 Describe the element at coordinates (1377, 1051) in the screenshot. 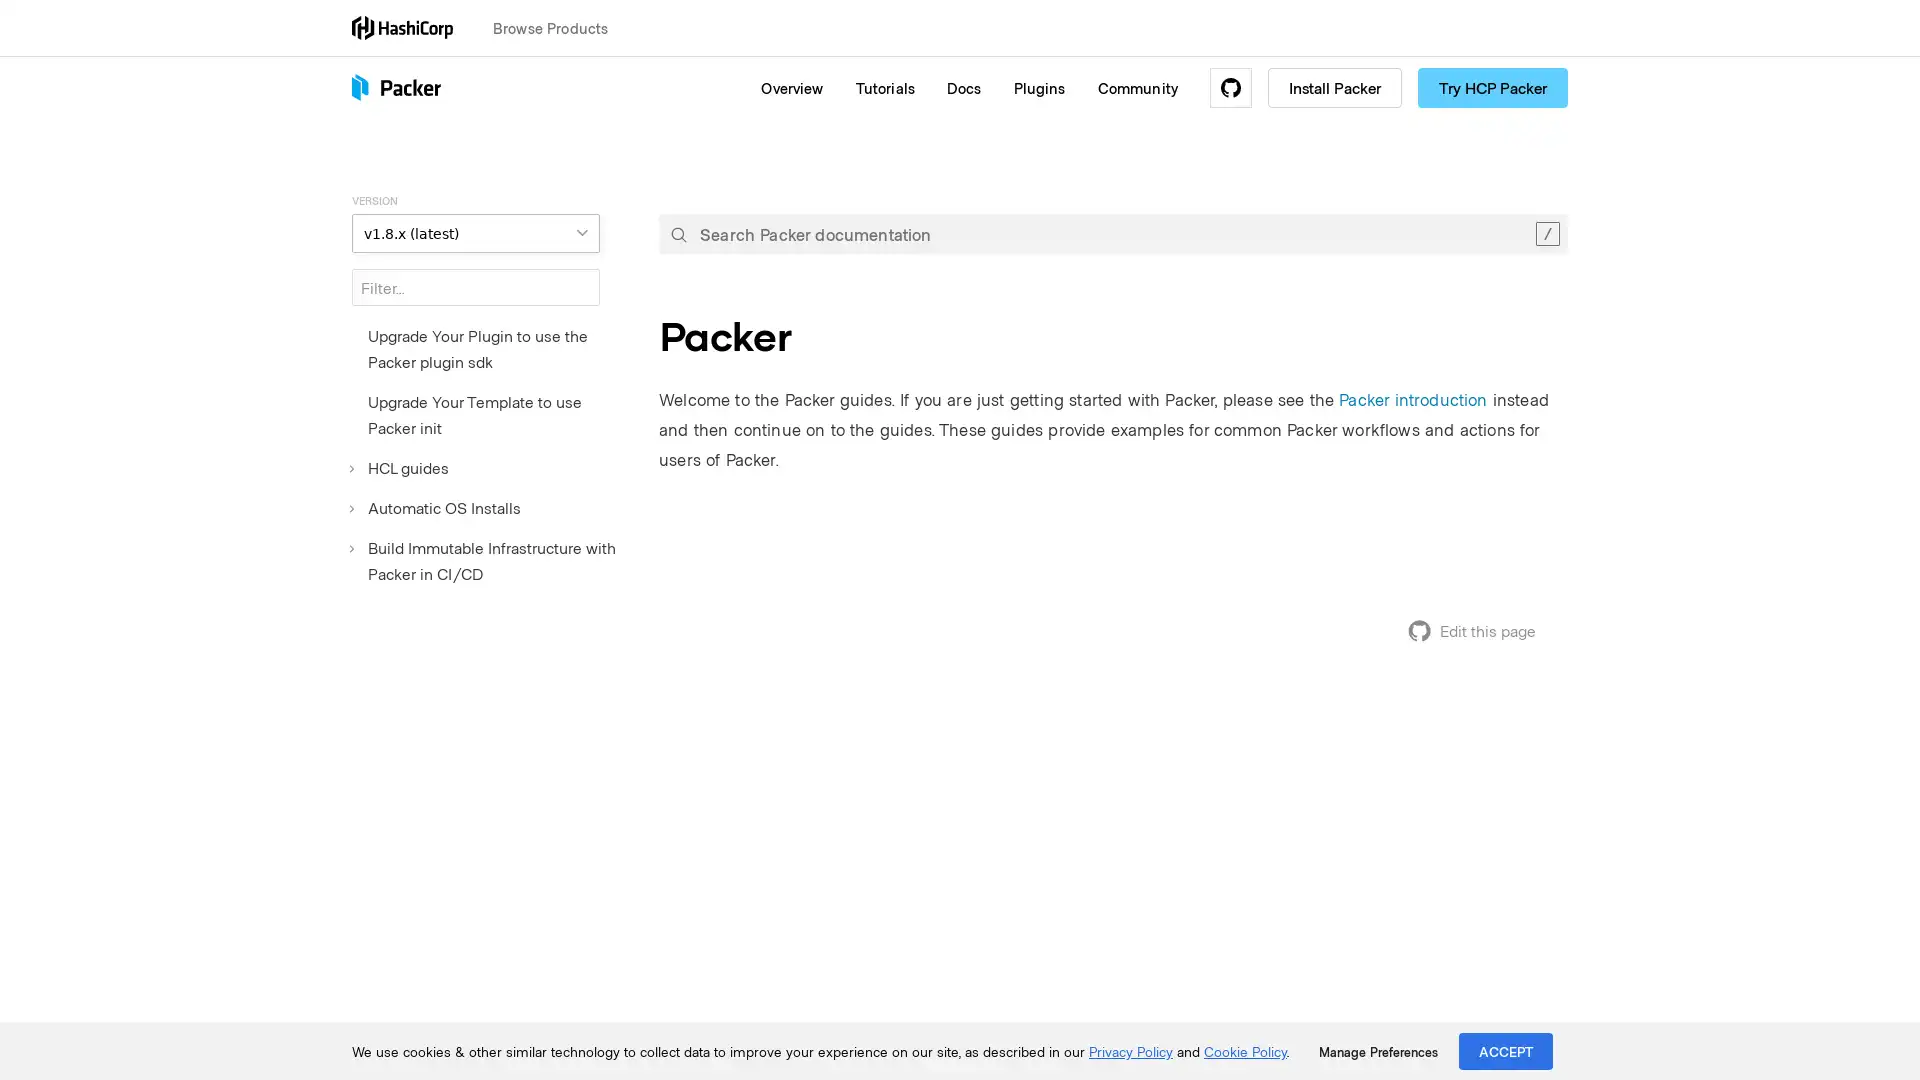

I see `Manage Preferences` at that location.